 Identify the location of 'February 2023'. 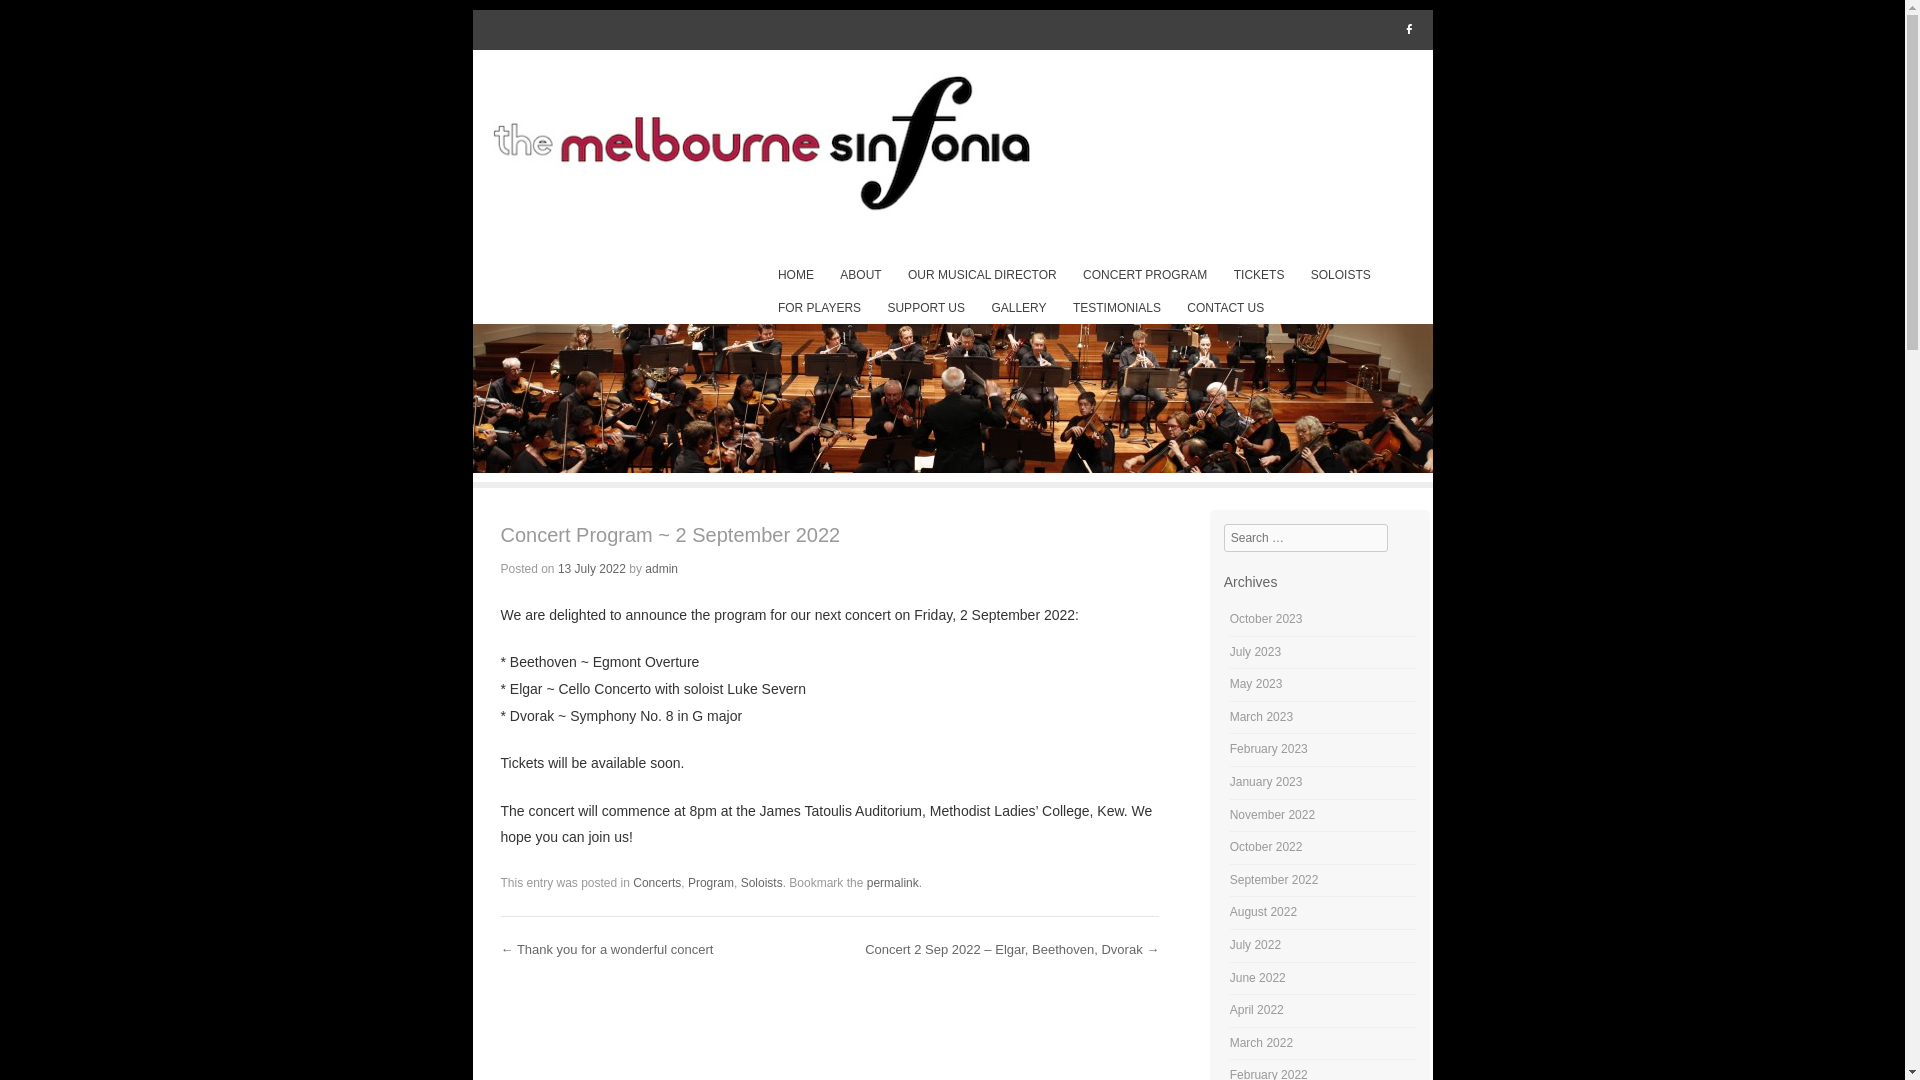
(1267, 748).